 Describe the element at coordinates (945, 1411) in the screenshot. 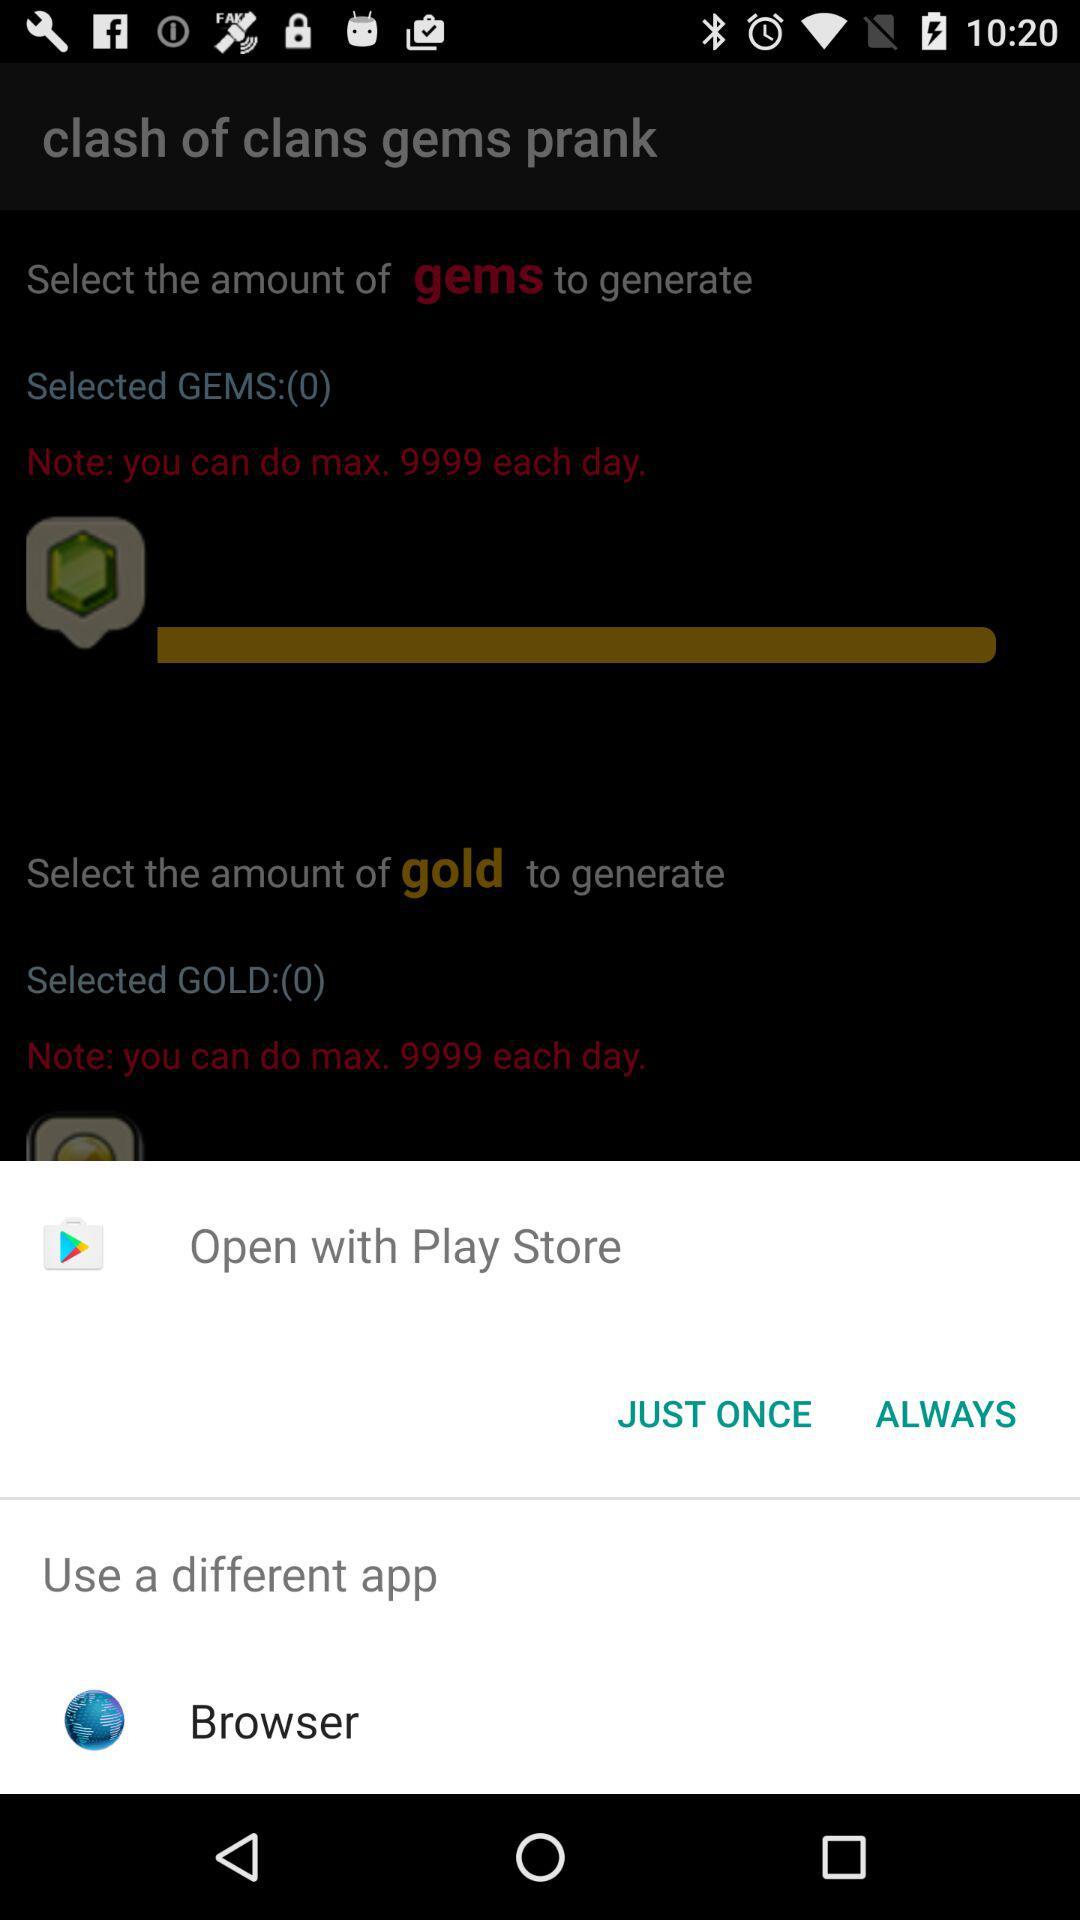

I see `item to the right of just once button` at that location.